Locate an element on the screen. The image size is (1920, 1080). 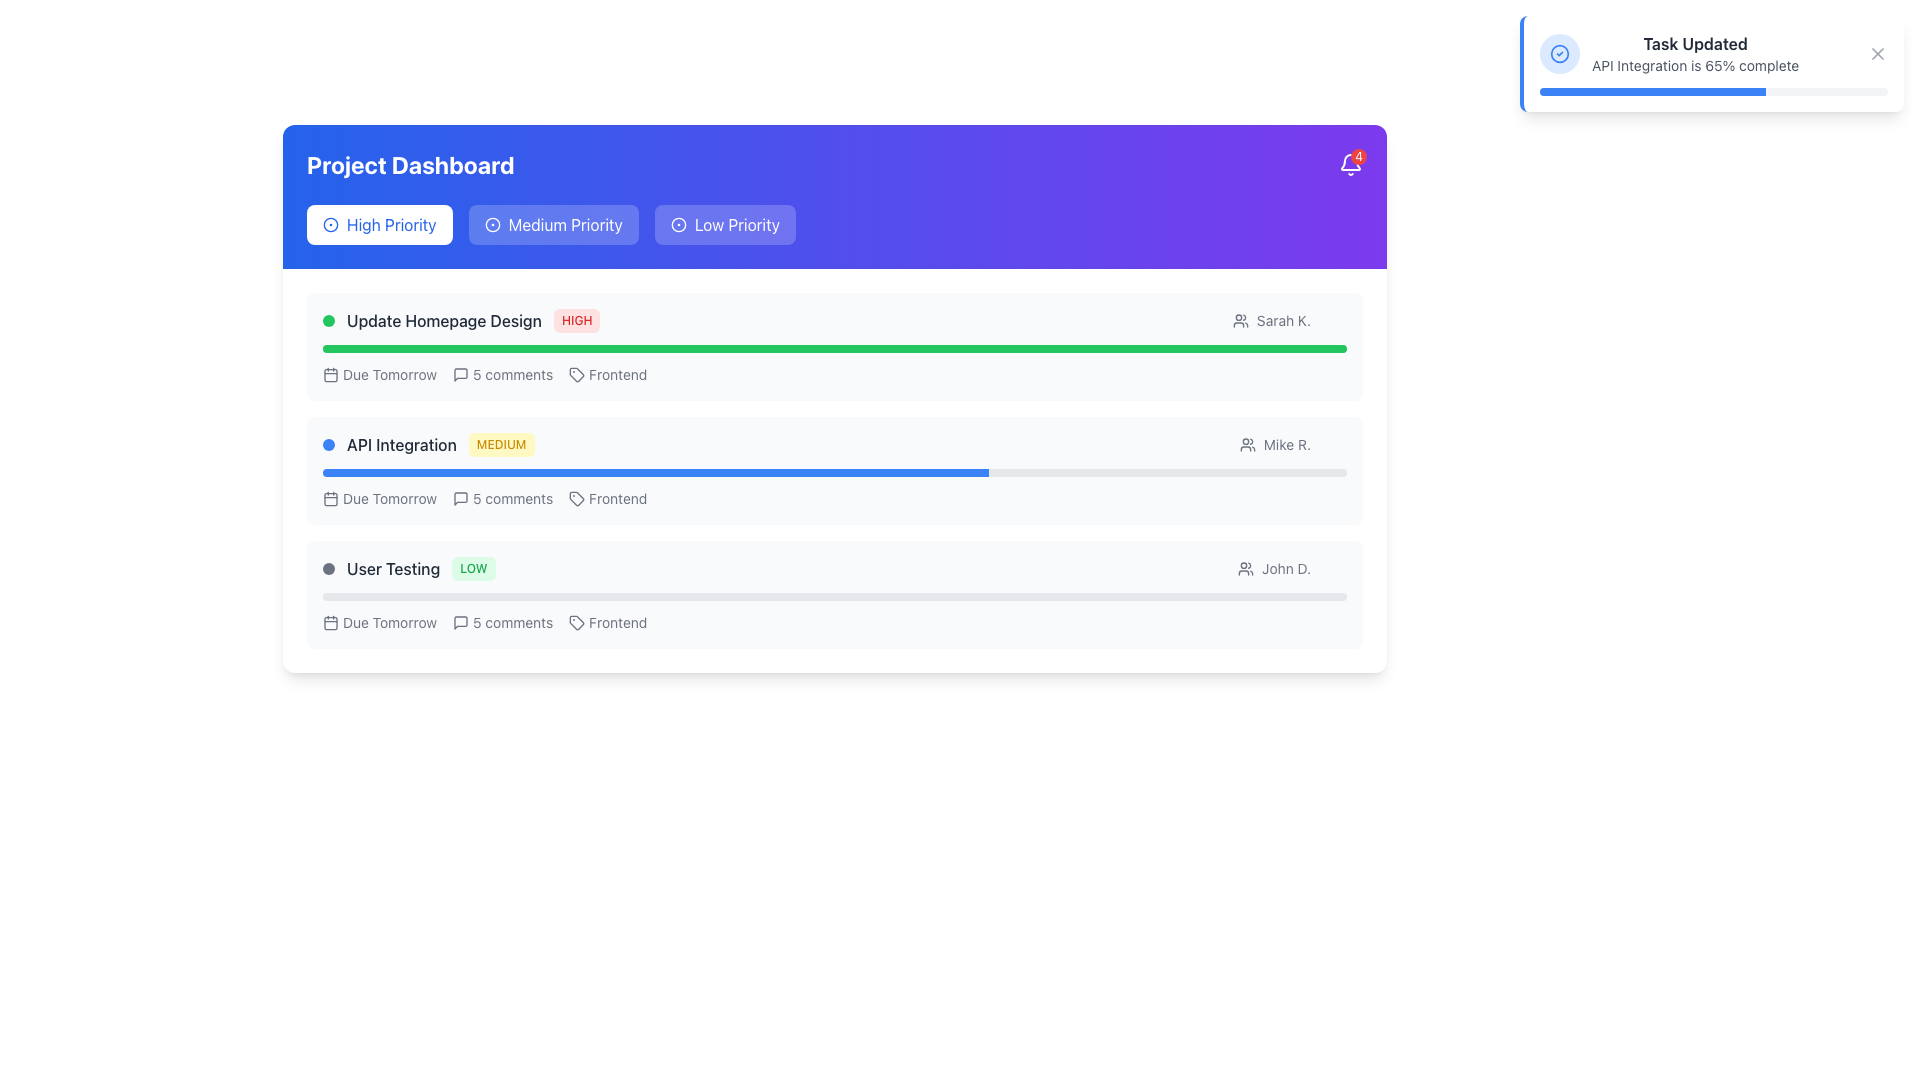
the label identifying 'Mike R.' associated with the 'API Integration' project on the project dashboard is located at coordinates (1274, 443).